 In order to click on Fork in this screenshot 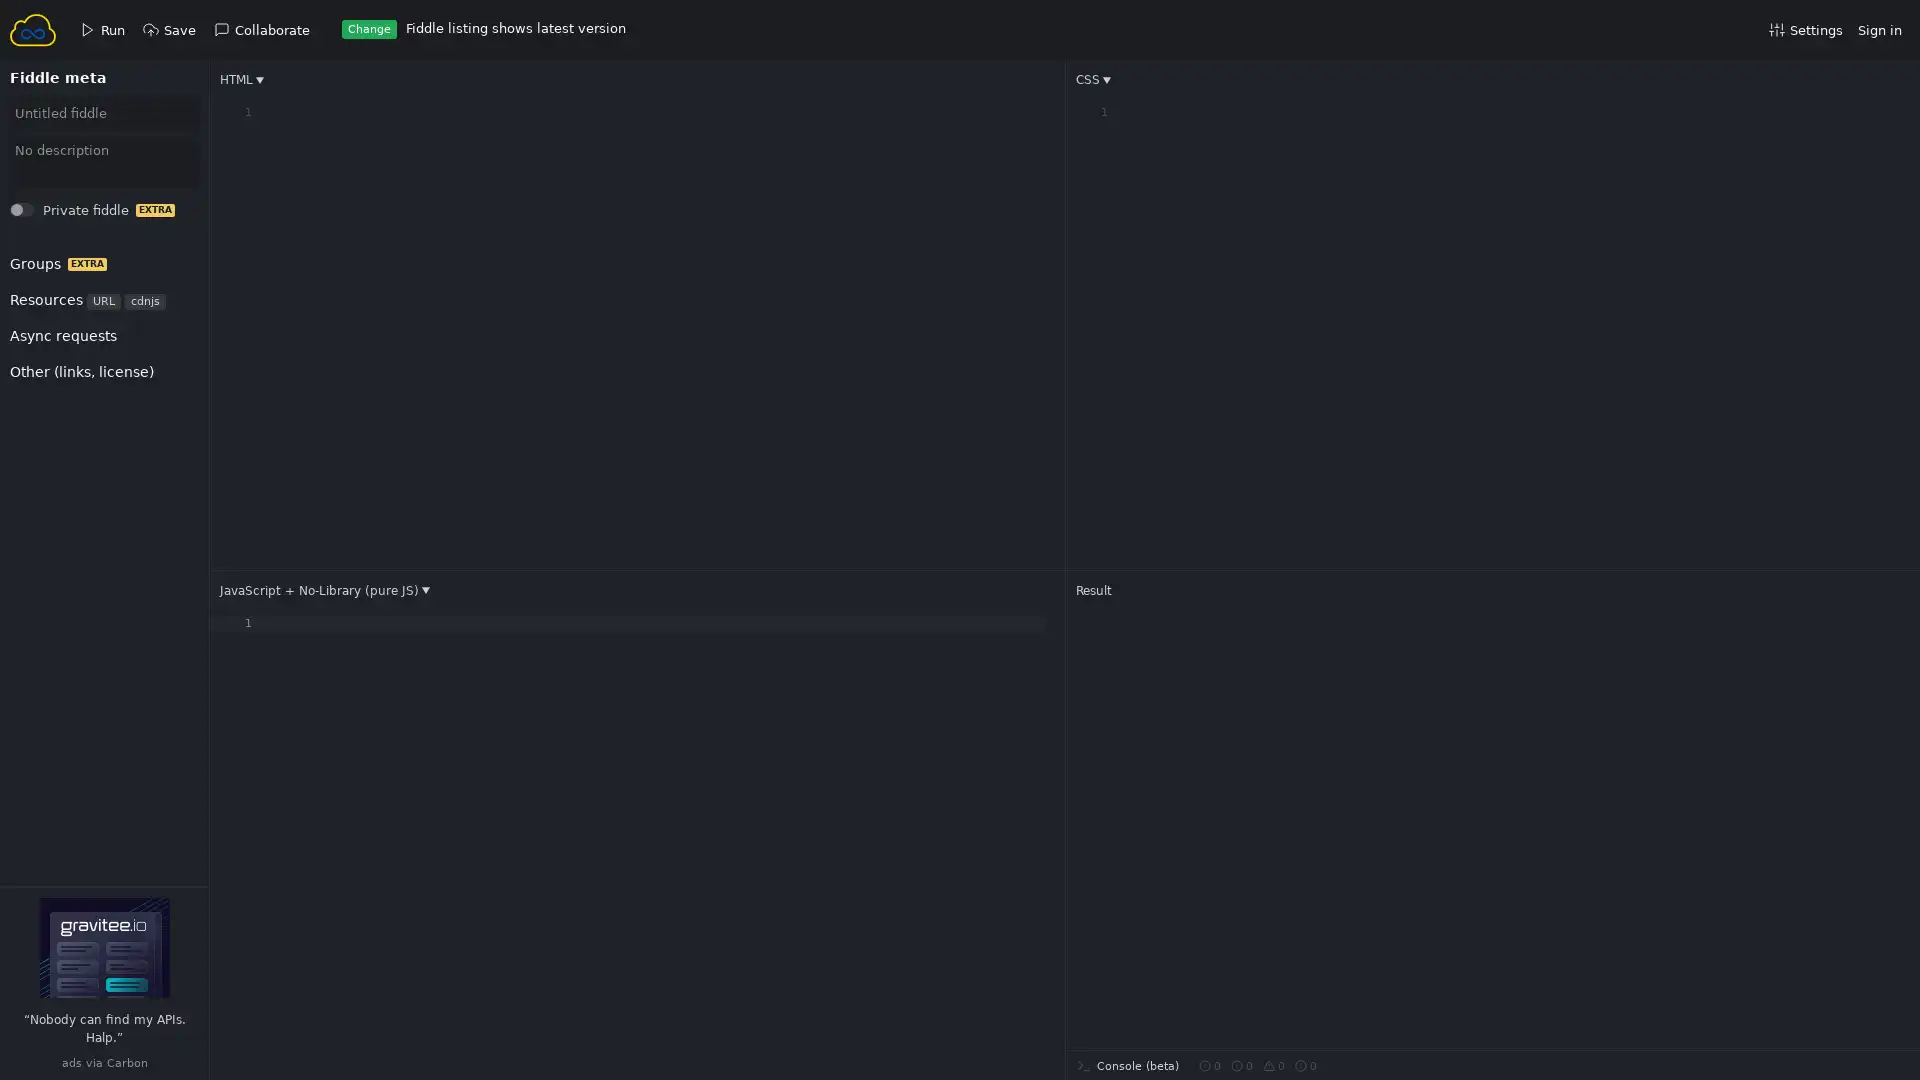, I will do `click(41, 215)`.